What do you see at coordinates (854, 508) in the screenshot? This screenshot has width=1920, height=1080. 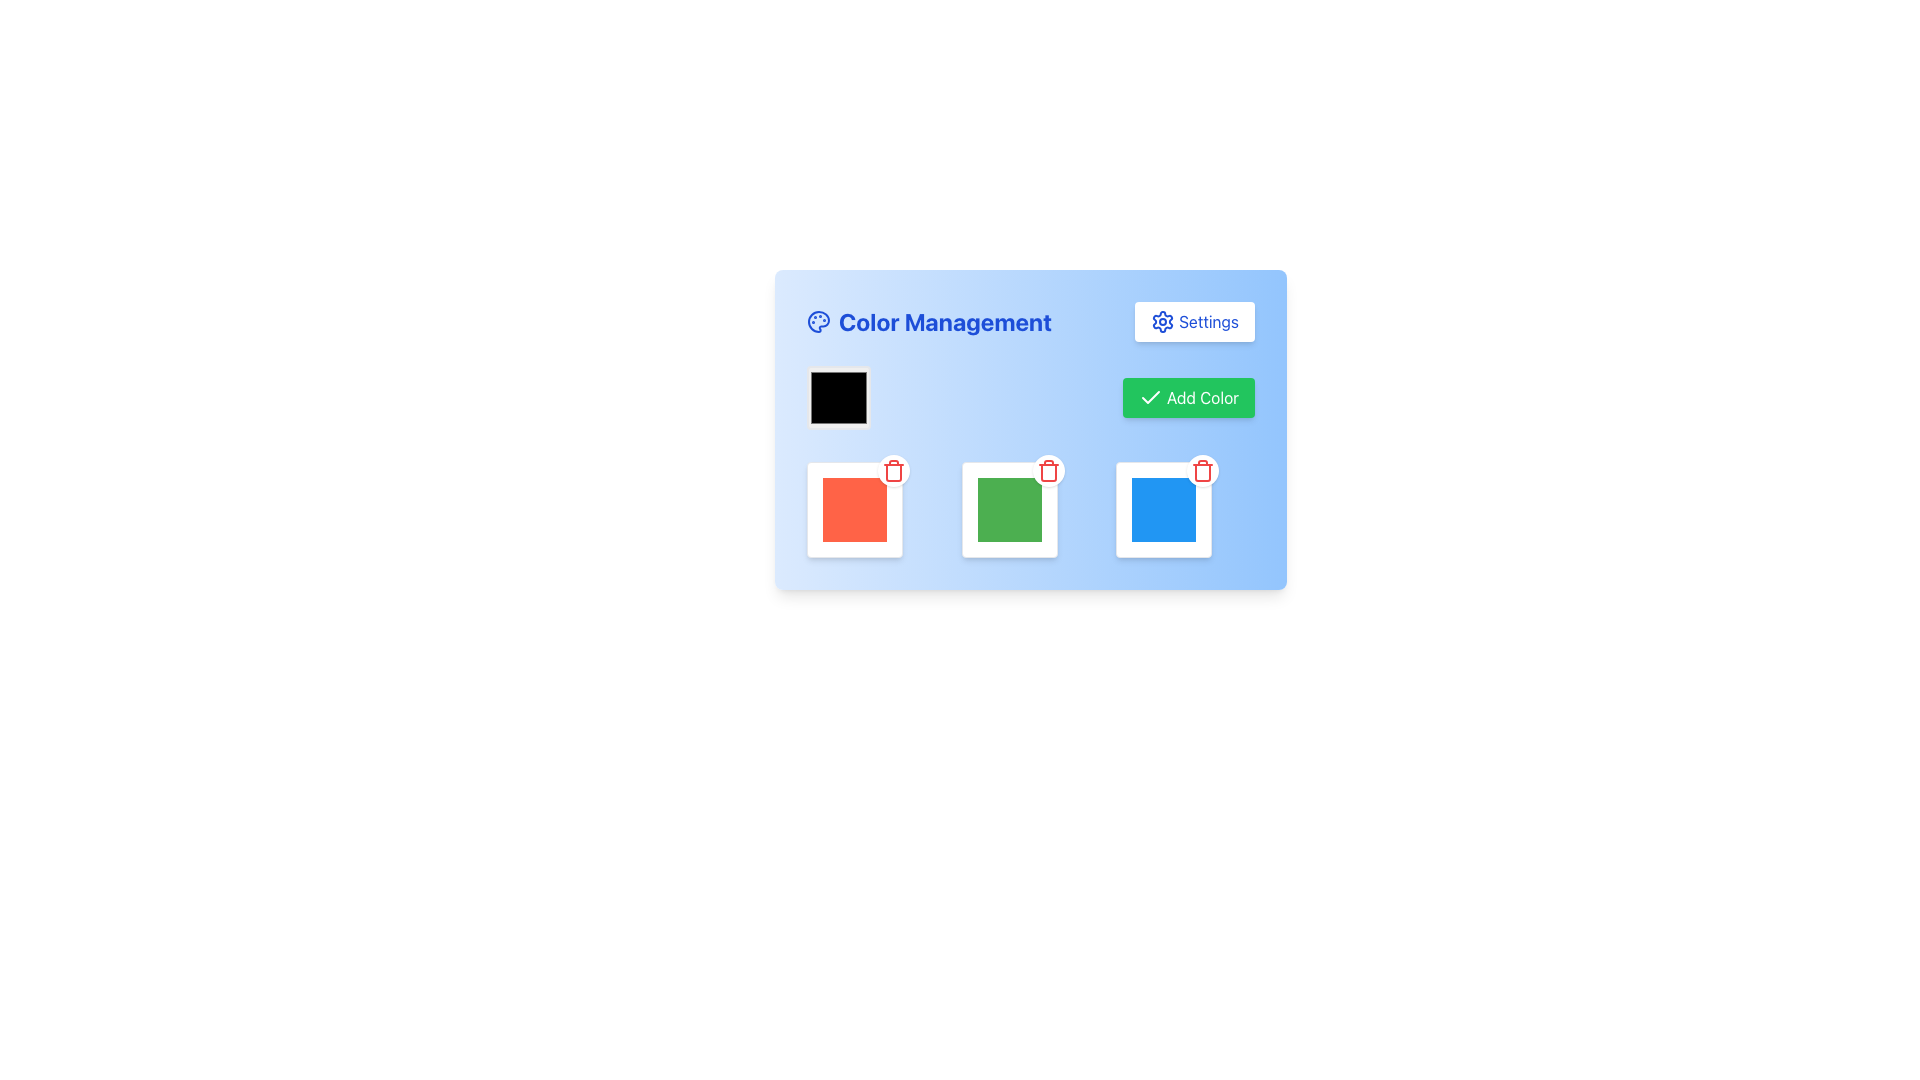 I see `the red square-shaped visual card located in the first cell of a three-column grid layout under the header 'Color Management'` at bounding box center [854, 508].